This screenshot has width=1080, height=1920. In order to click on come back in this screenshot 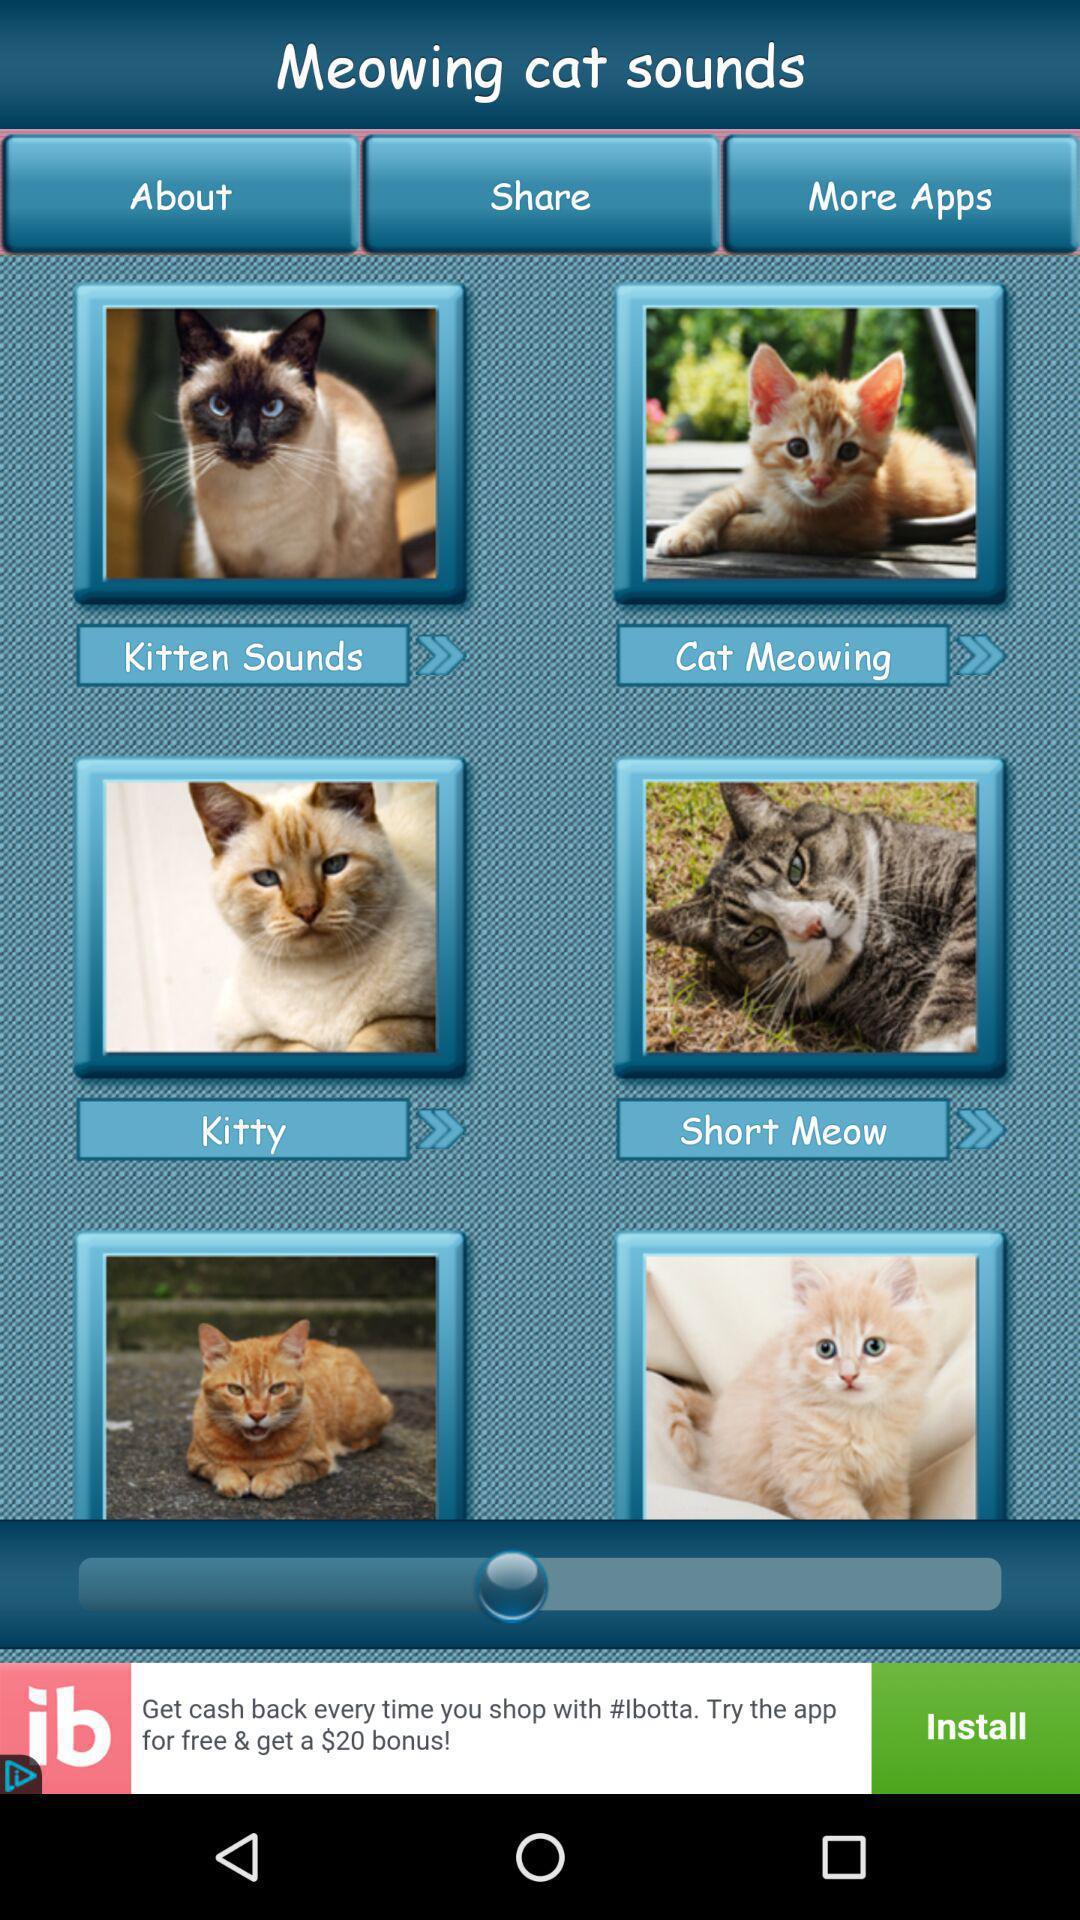, I will do `click(540, 1727)`.